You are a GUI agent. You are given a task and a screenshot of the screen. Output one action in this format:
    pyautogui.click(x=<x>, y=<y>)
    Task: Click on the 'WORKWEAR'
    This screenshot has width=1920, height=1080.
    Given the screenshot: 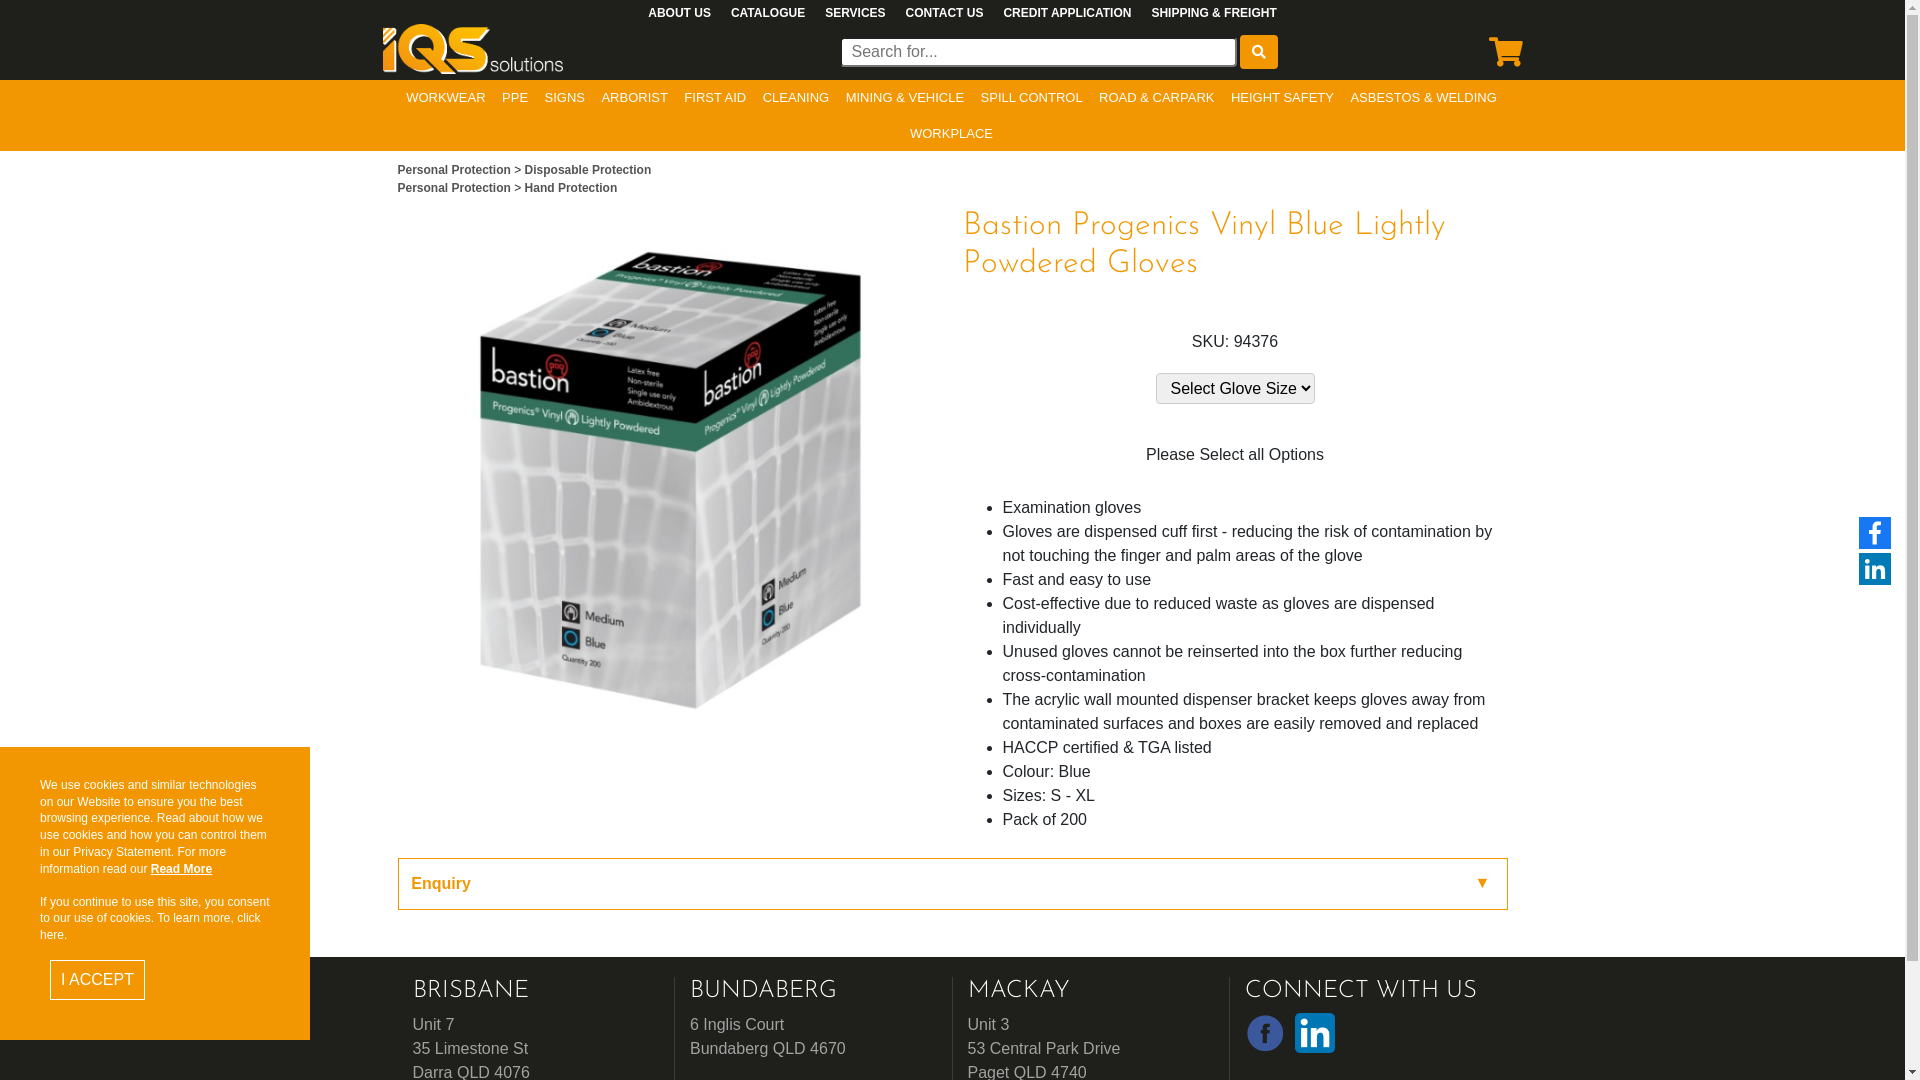 What is the action you would take?
    pyautogui.click(x=444, y=97)
    